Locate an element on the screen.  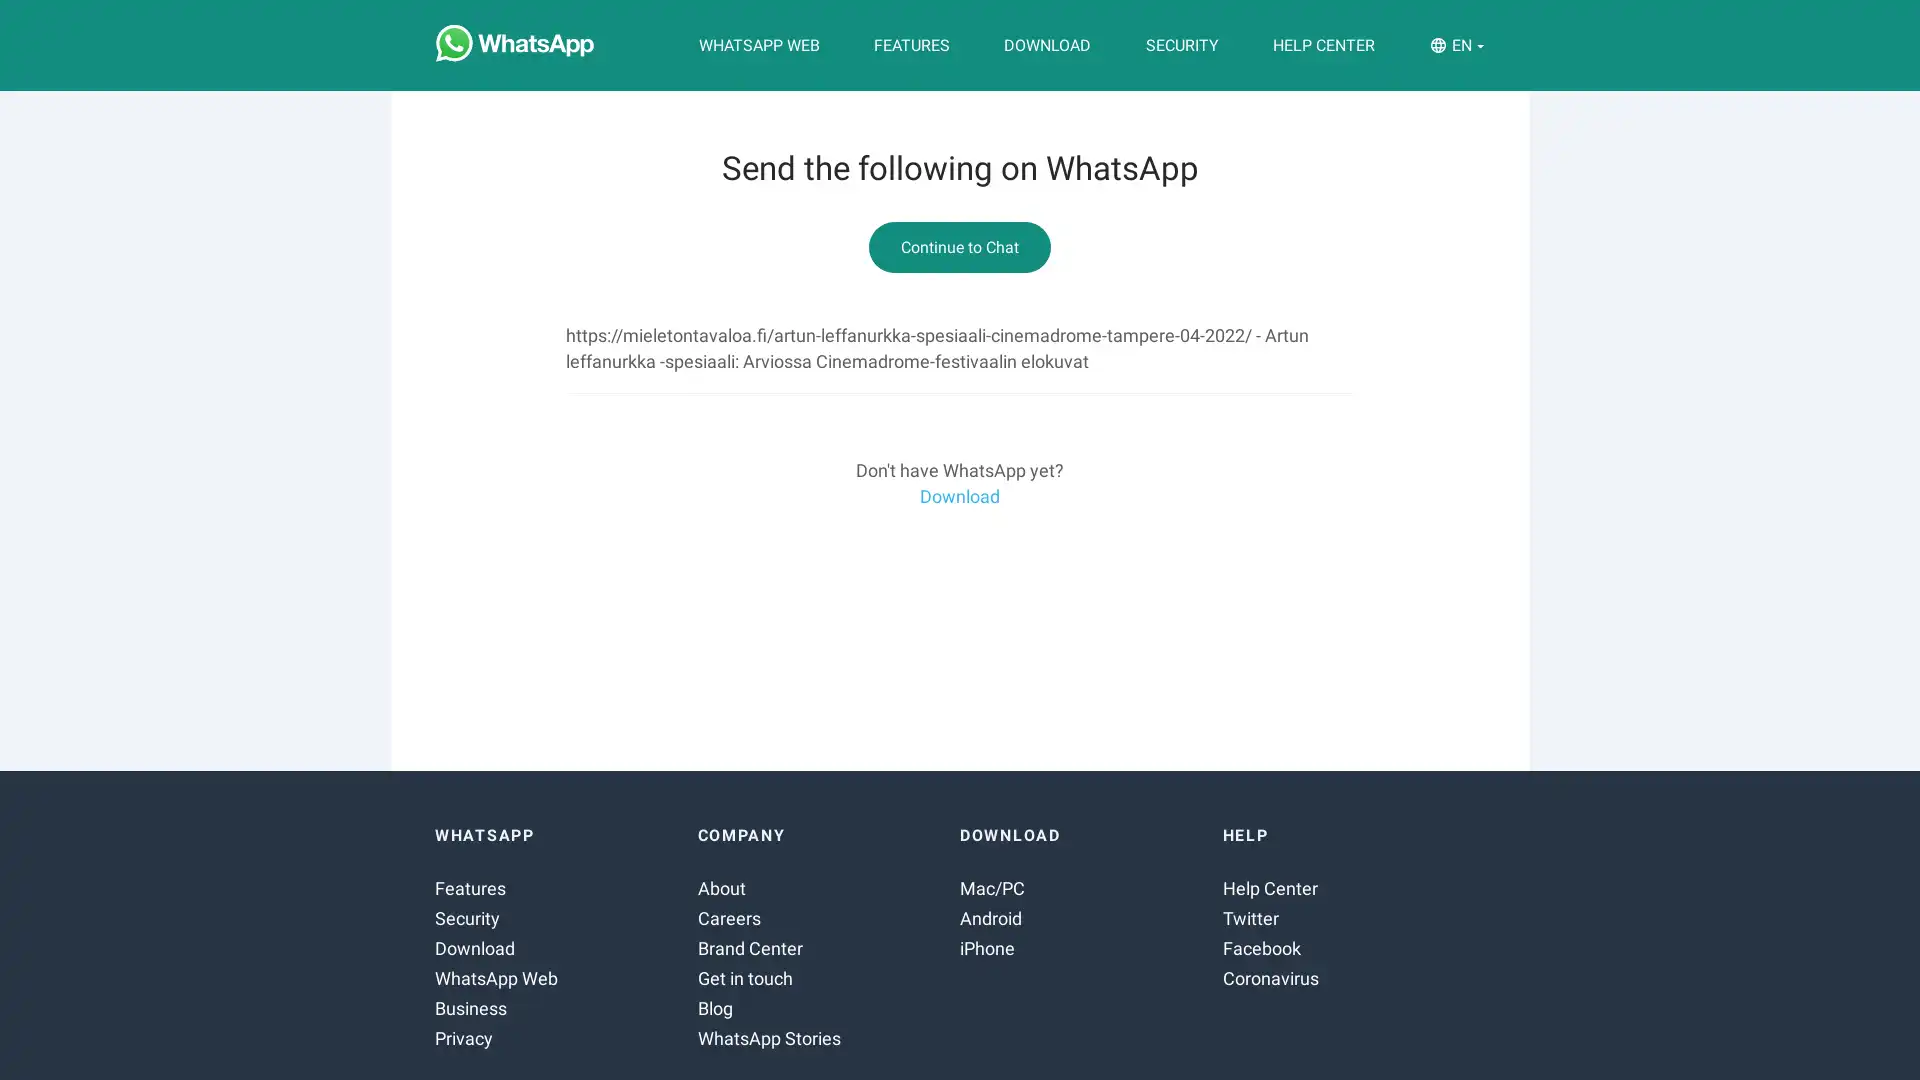
EN is located at coordinates (1457, 45).